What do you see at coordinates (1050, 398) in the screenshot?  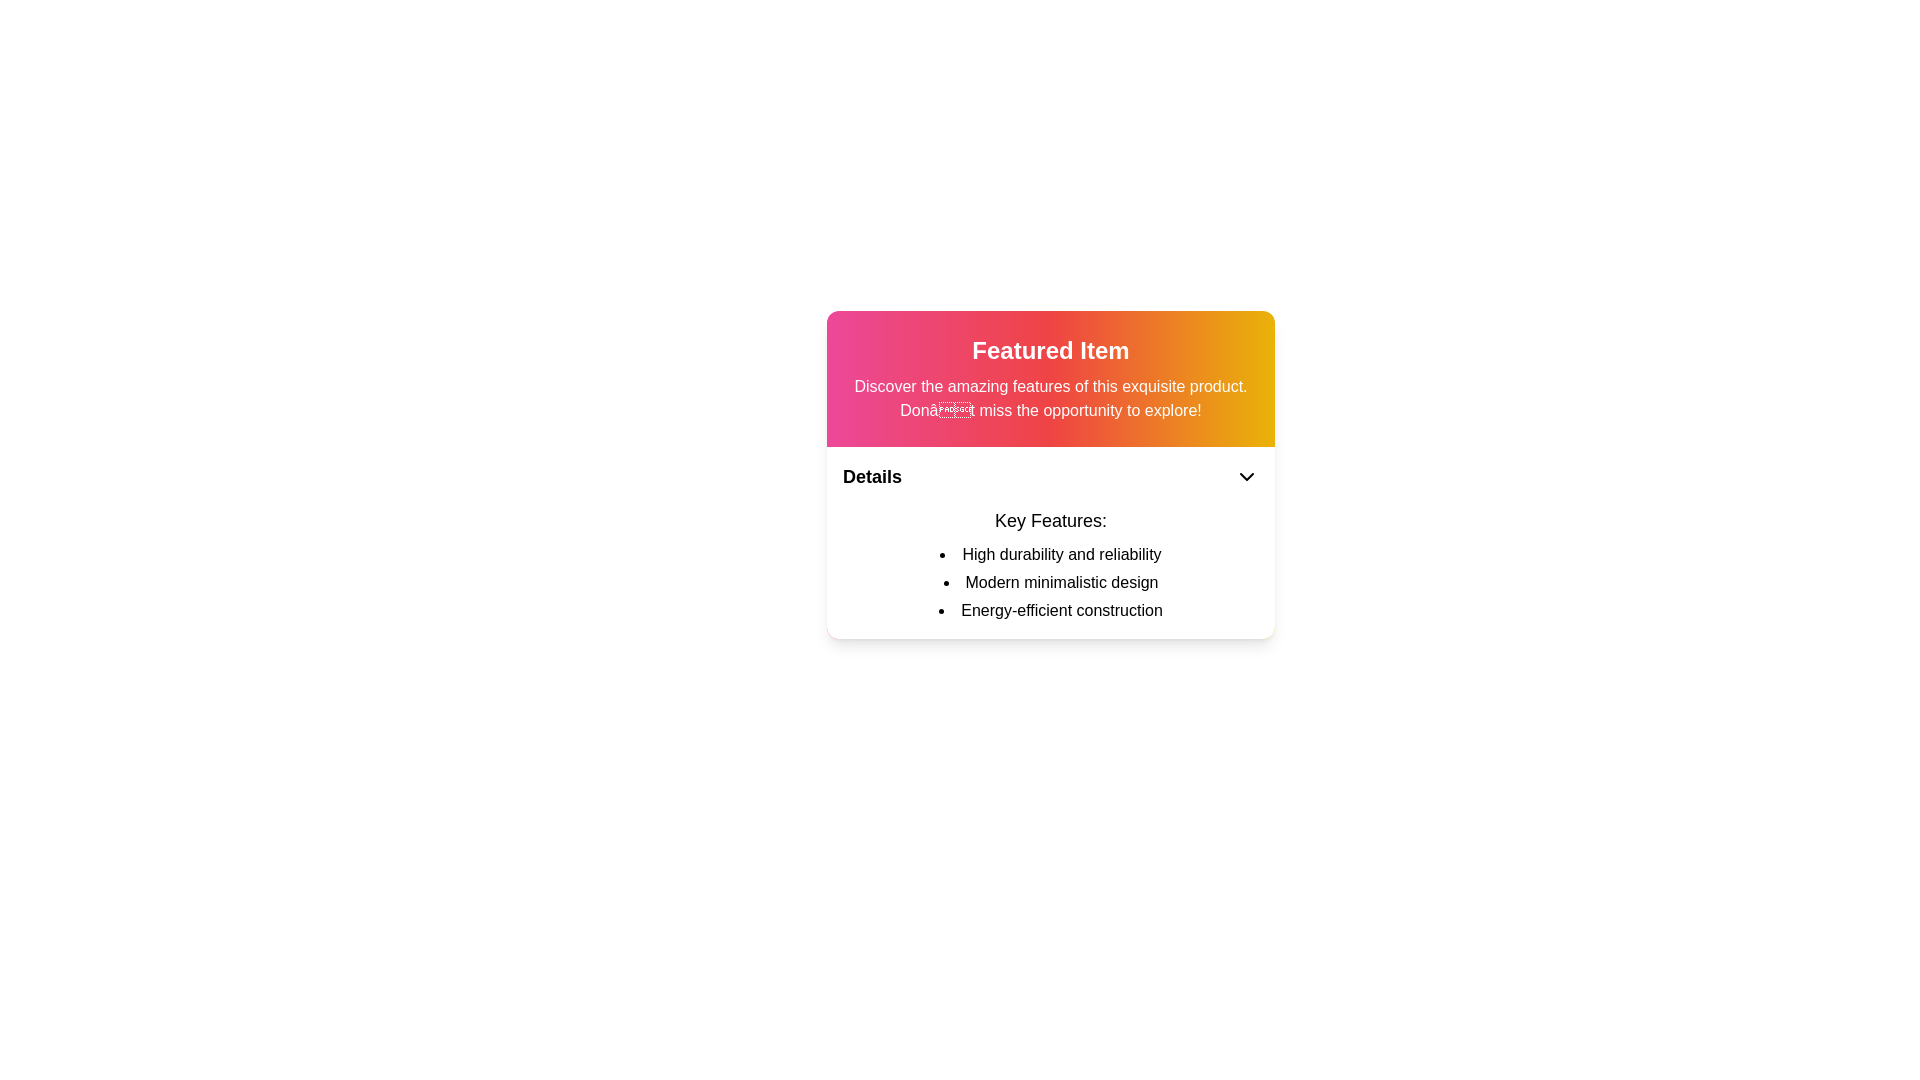 I see `promotional text paragraph styled in white against a vibrant gradient background, located below the bold title 'Featured Item'` at bounding box center [1050, 398].